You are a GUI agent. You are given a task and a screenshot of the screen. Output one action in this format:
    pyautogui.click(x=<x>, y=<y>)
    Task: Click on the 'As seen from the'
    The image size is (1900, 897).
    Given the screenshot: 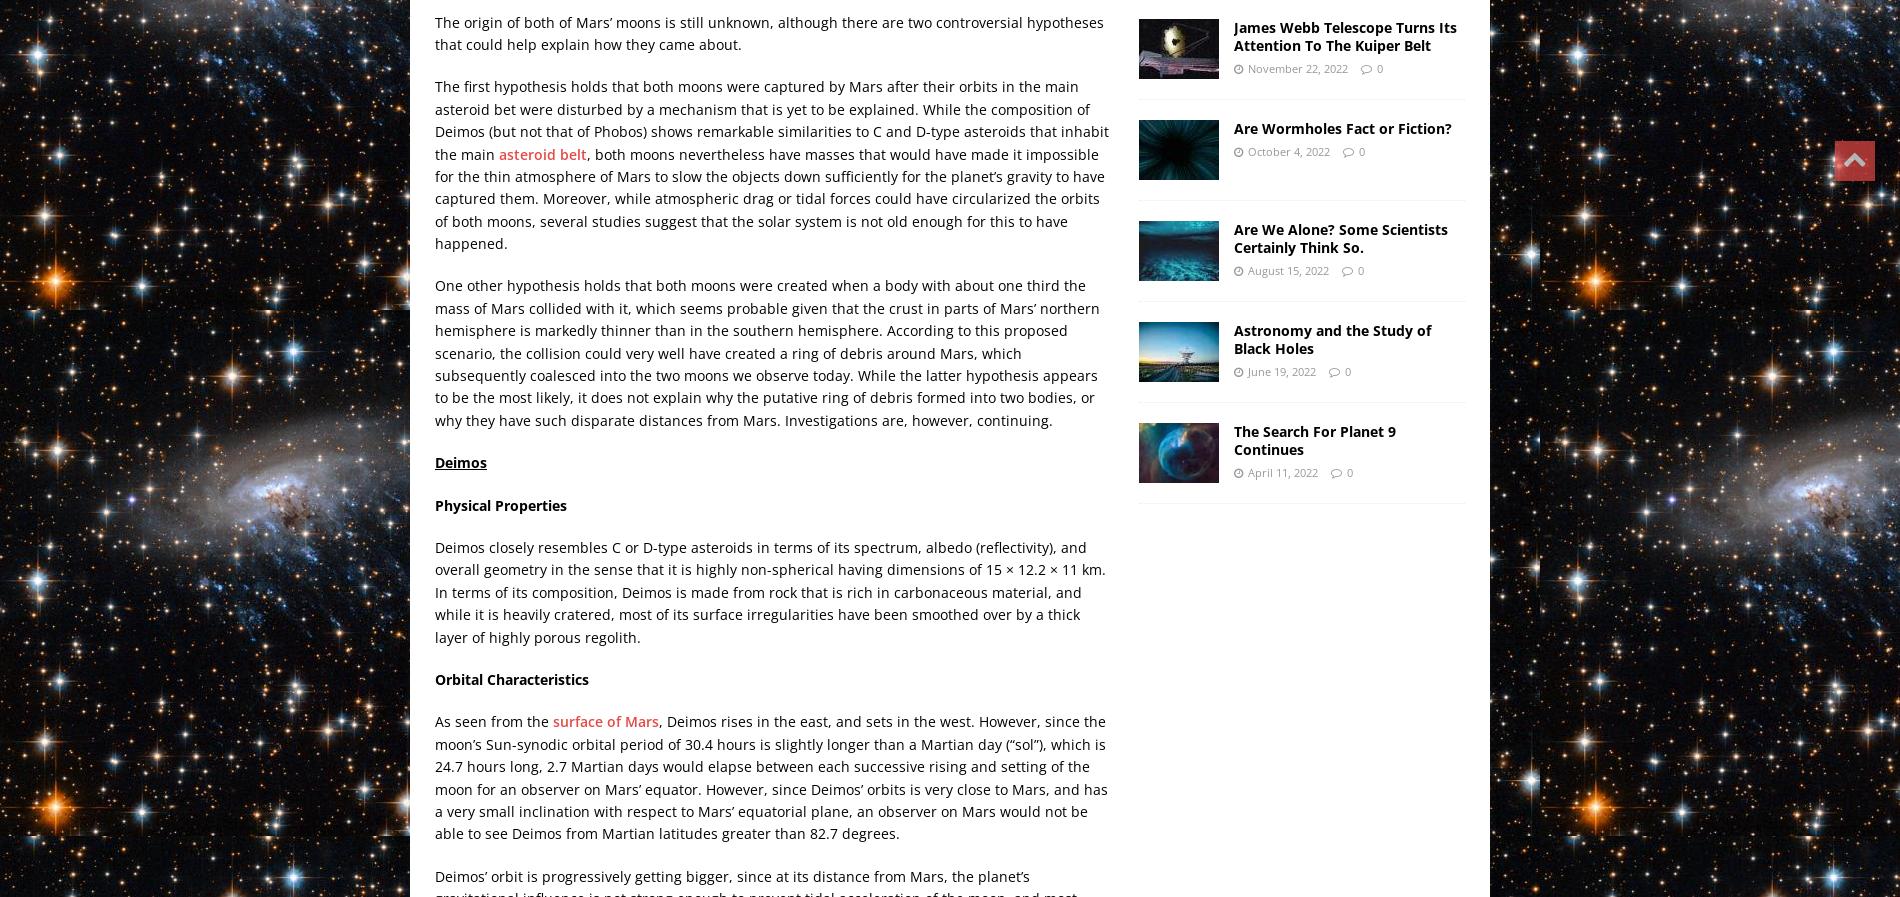 What is the action you would take?
    pyautogui.click(x=494, y=721)
    